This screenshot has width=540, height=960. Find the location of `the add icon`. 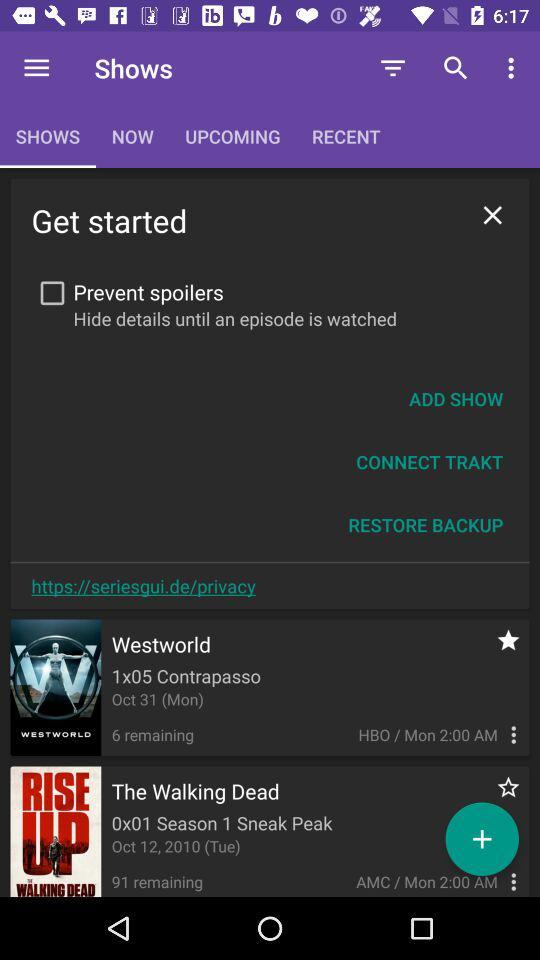

the add icon is located at coordinates (481, 839).